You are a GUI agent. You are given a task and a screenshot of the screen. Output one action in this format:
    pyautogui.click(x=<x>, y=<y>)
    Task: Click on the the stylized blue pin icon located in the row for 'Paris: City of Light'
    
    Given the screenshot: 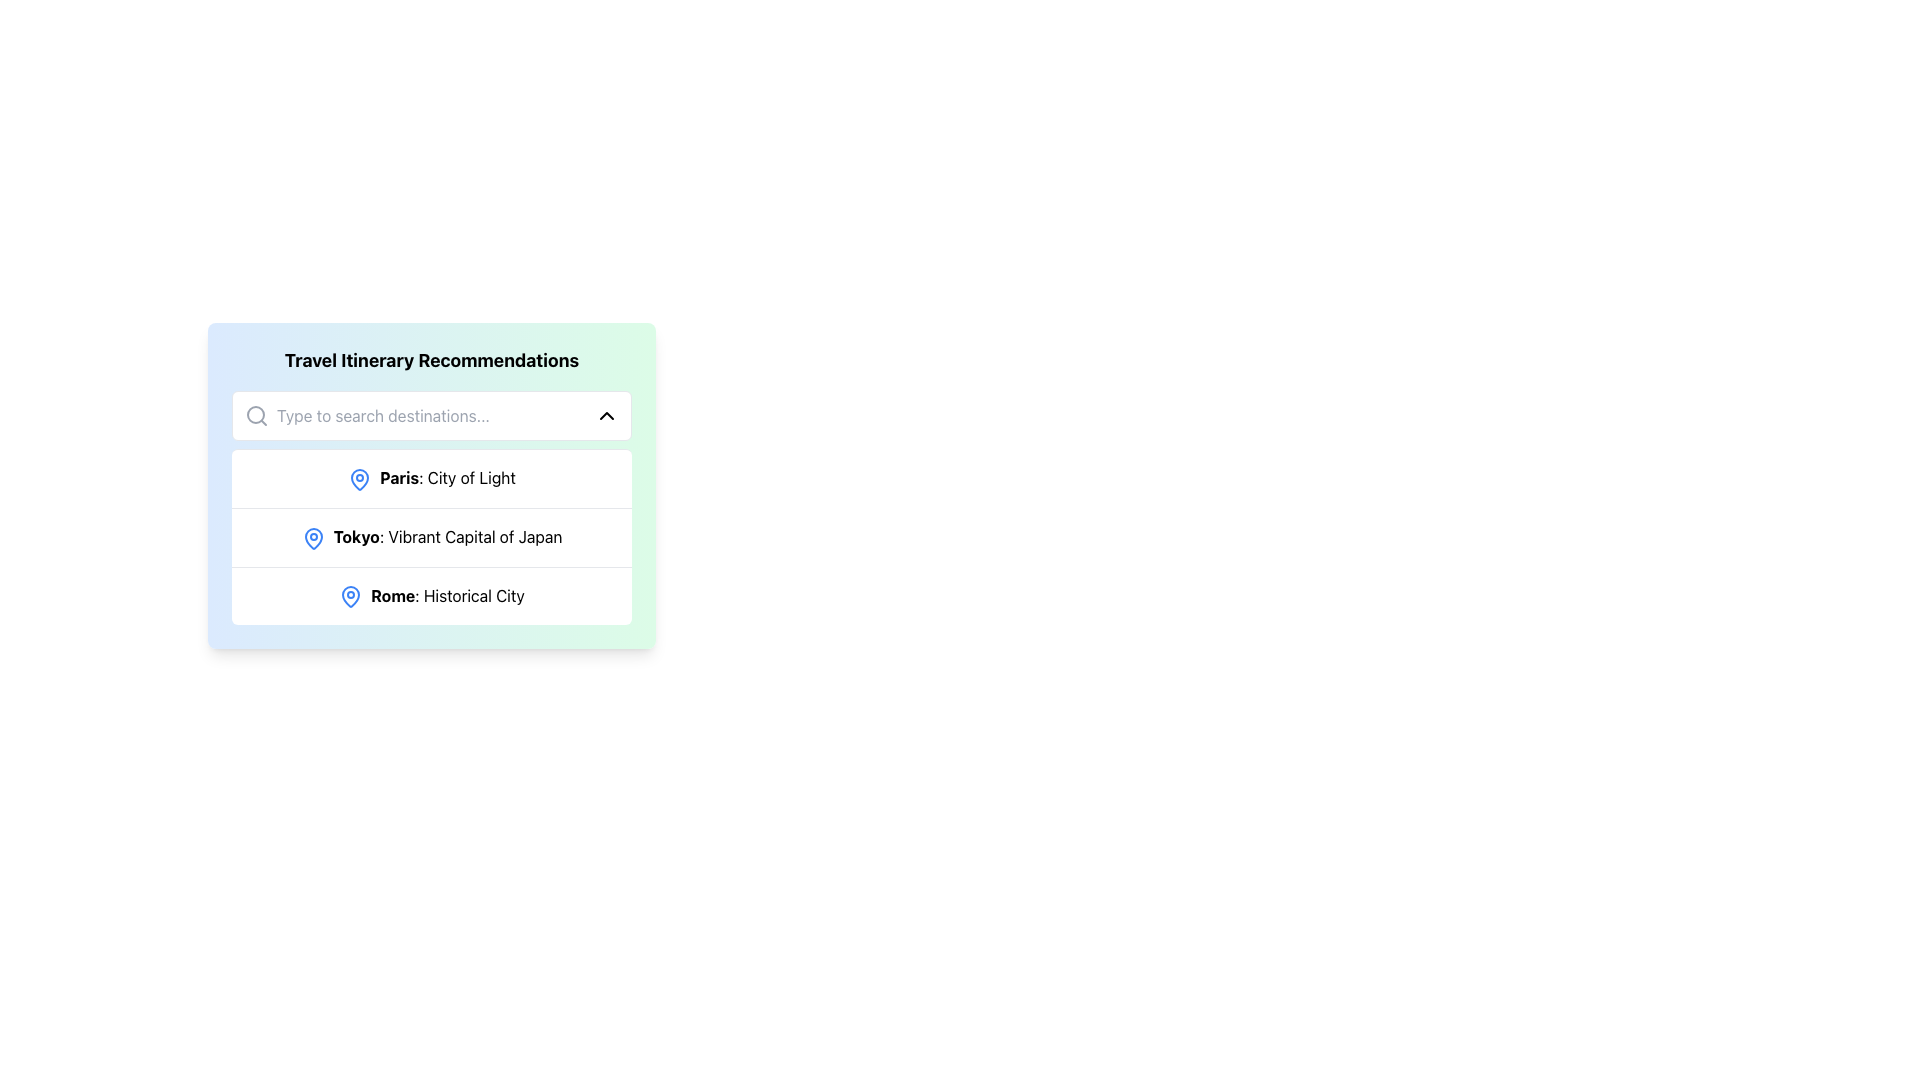 What is the action you would take?
    pyautogui.click(x=312, y=537)
    